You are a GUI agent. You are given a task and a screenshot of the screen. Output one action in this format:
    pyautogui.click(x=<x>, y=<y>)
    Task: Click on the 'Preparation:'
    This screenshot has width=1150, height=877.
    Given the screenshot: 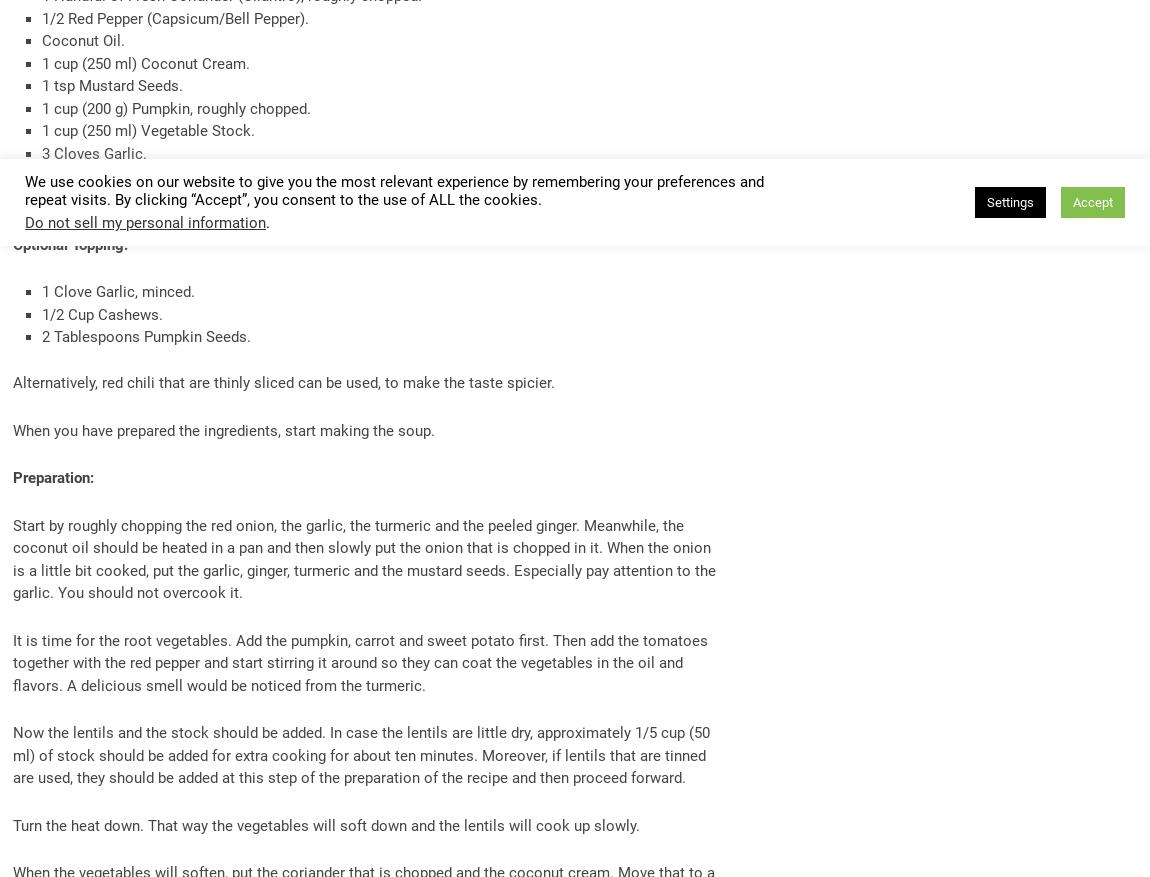 What is the action you would take?
    pyautogui.click(x=11, y=477)
    